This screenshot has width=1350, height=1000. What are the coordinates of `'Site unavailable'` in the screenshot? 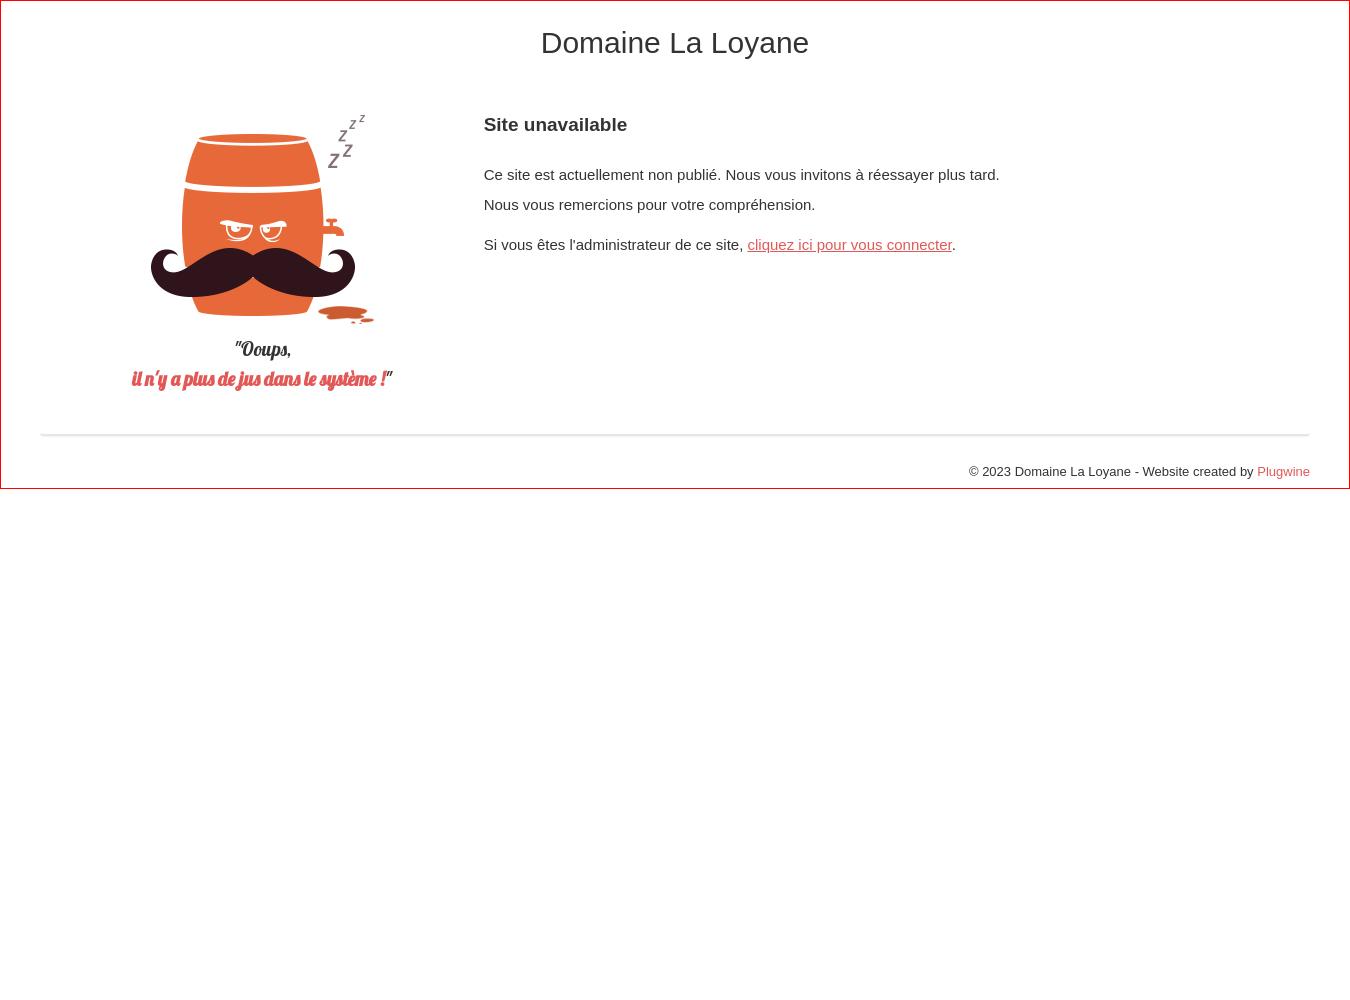 It's located at (553, 123).